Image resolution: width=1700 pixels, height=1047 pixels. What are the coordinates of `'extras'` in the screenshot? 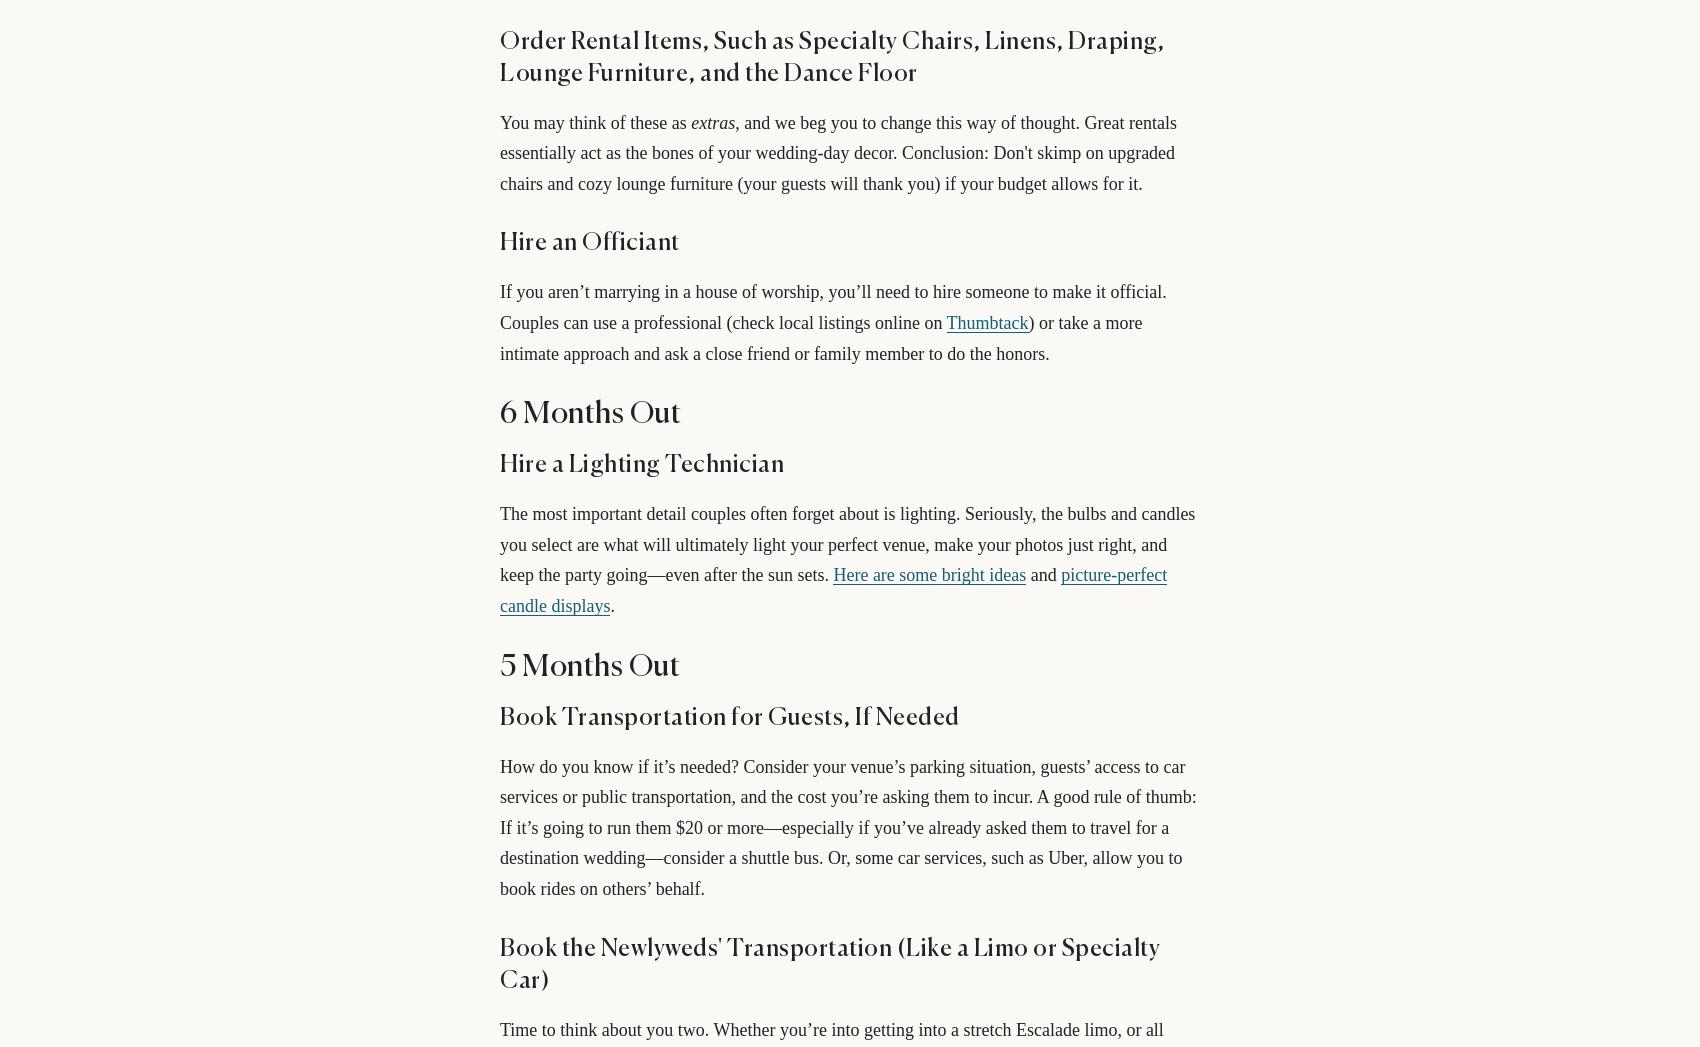 It's located at (712, 120).